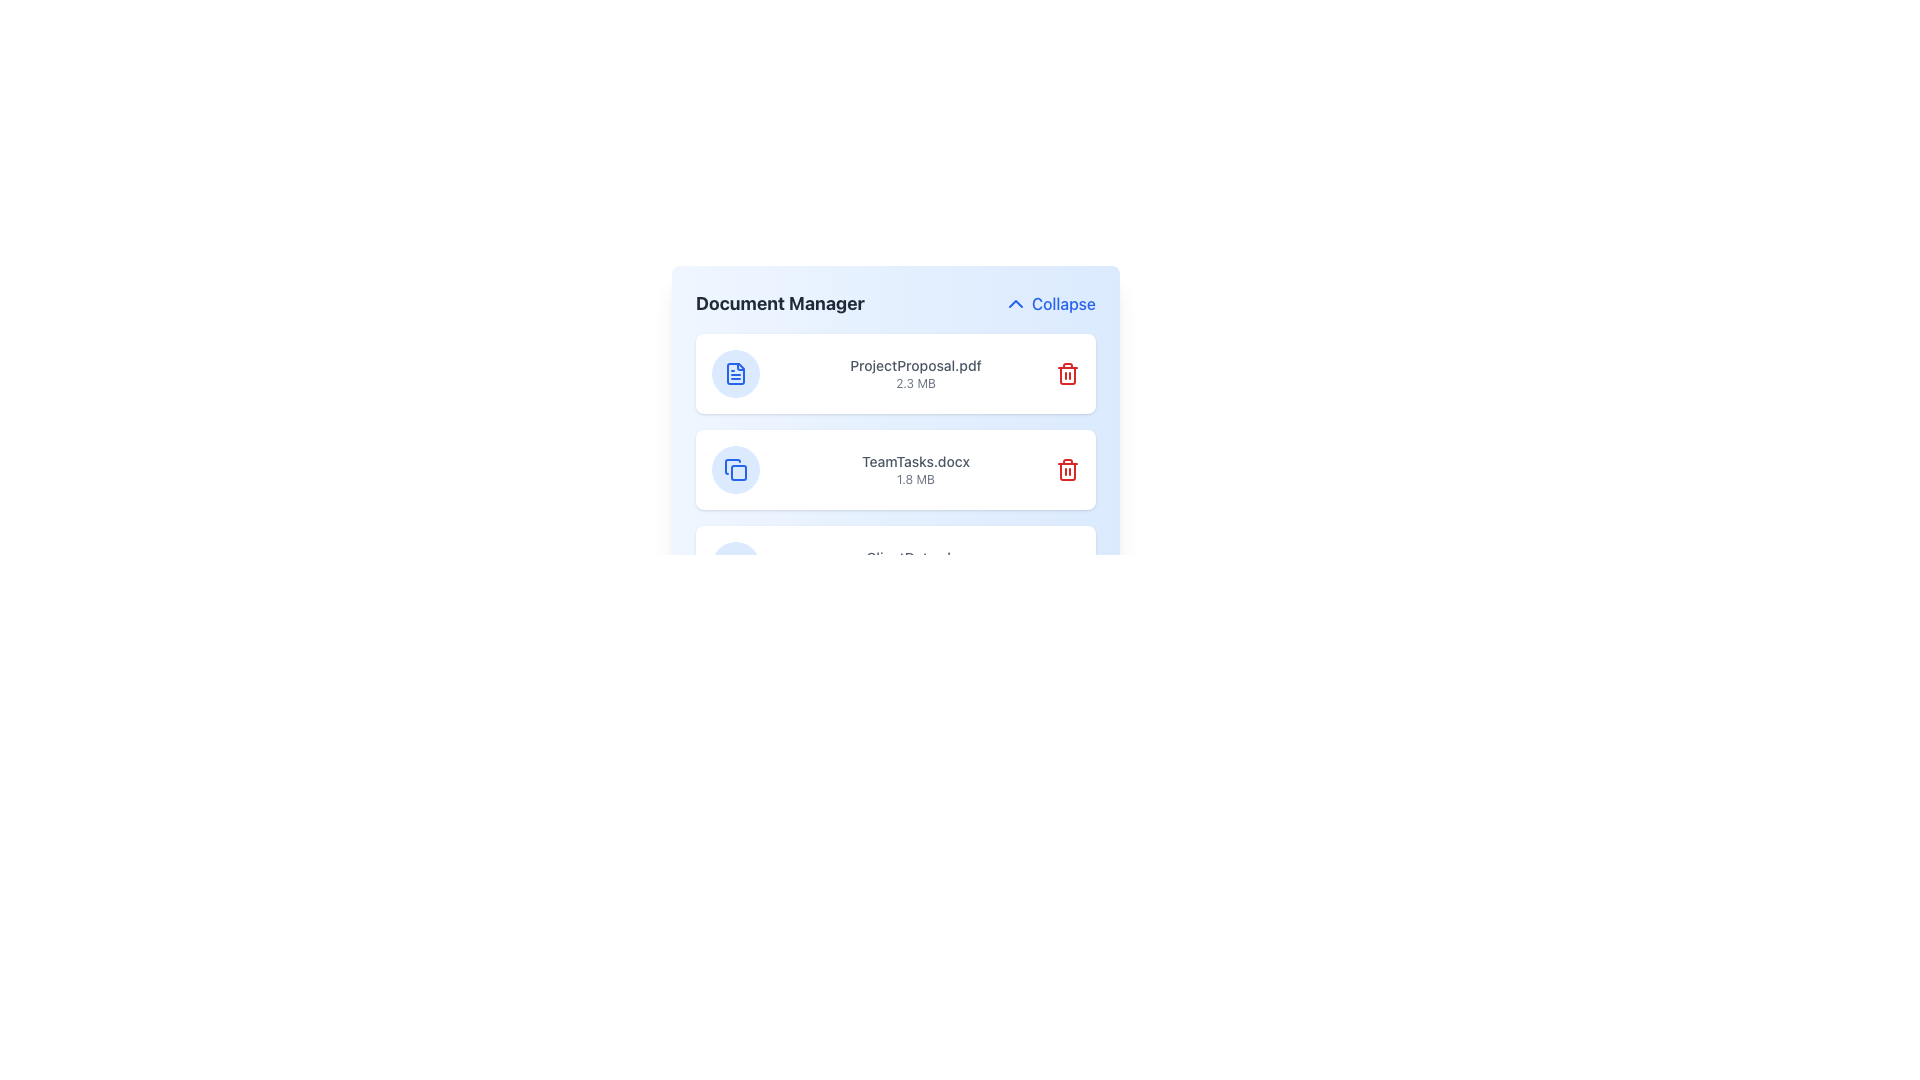  What do you see at coordinates (1015, 304) in the screenshot?
I see `the upward-pointing blue chevron icon representing the collapse function in the header area of the 'Document Manager'` at bounding box center [1015, 304].